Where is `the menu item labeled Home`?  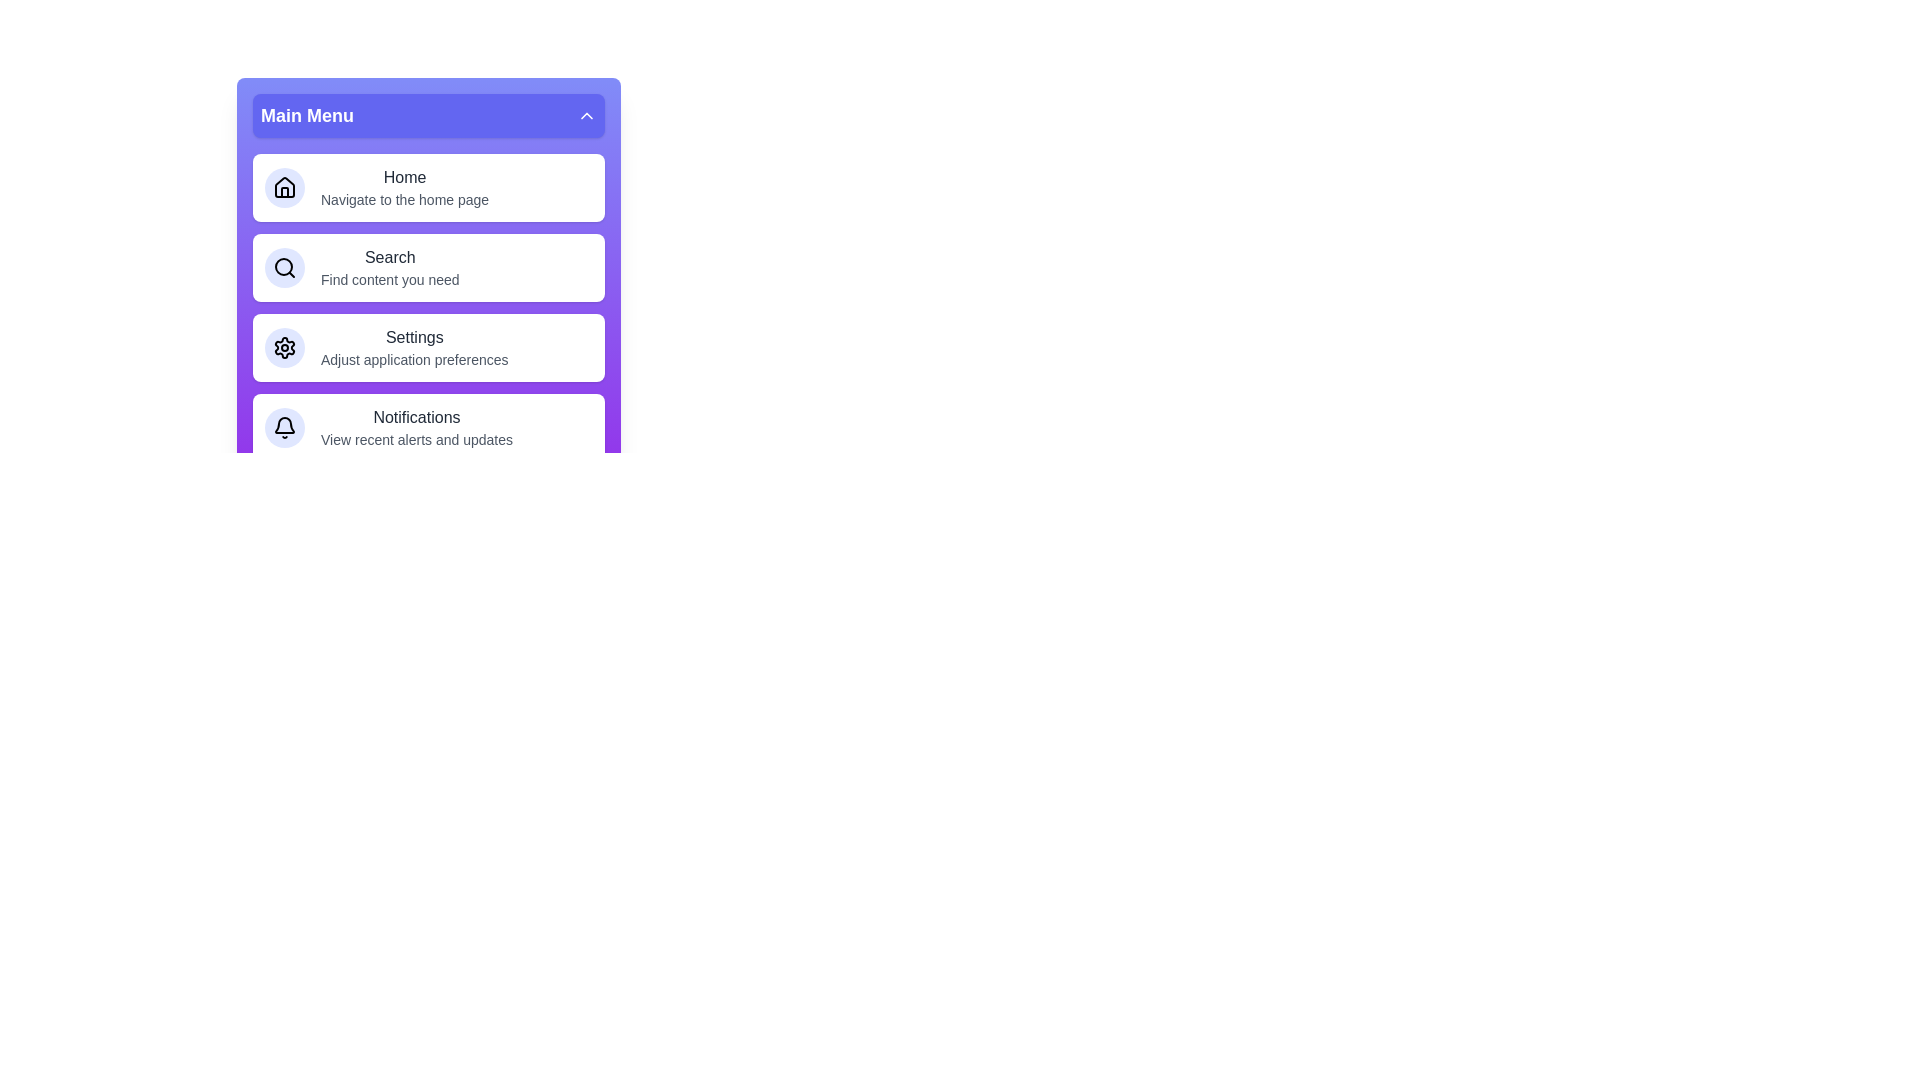 the menu item labeled Home is located at coordinates (427, 188).